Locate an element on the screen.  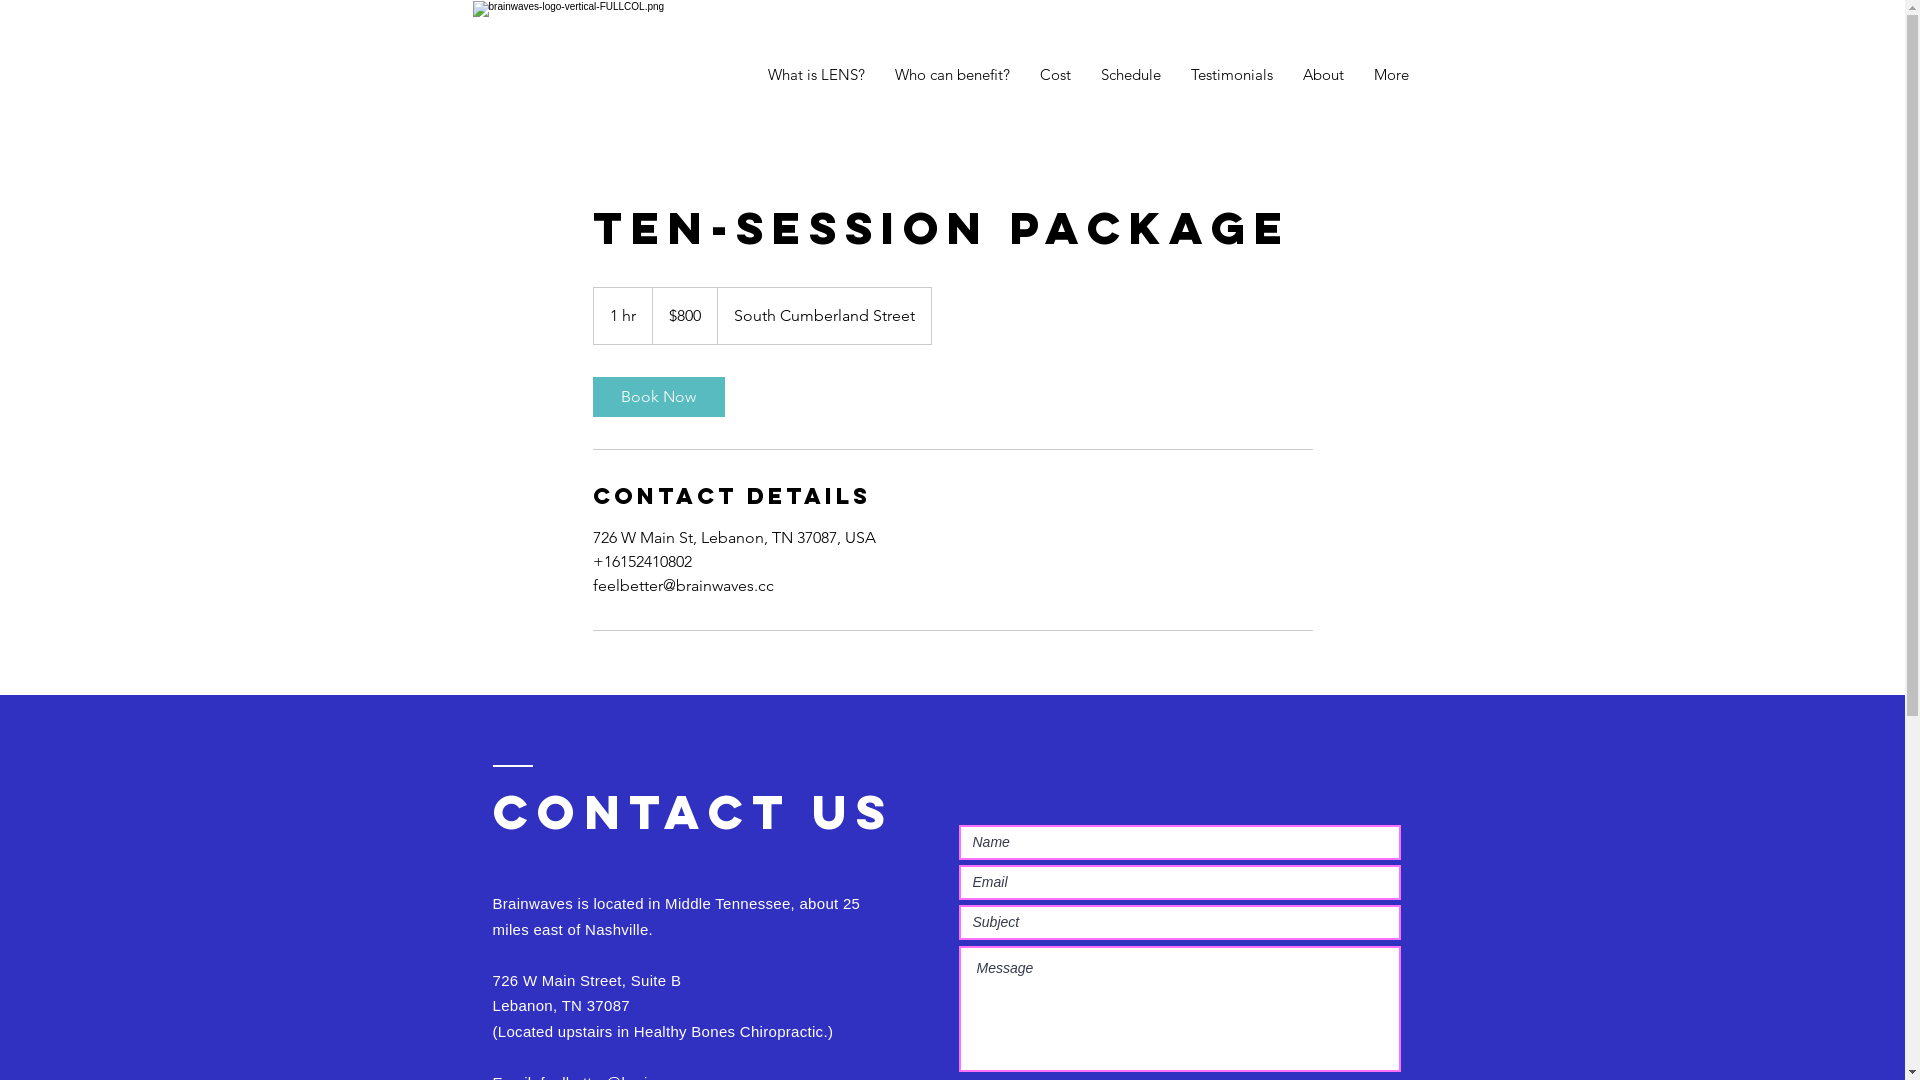
'brainwaves-logo-verticalw_tag-WHTonFULLC' is located at coordinates (589, 73).